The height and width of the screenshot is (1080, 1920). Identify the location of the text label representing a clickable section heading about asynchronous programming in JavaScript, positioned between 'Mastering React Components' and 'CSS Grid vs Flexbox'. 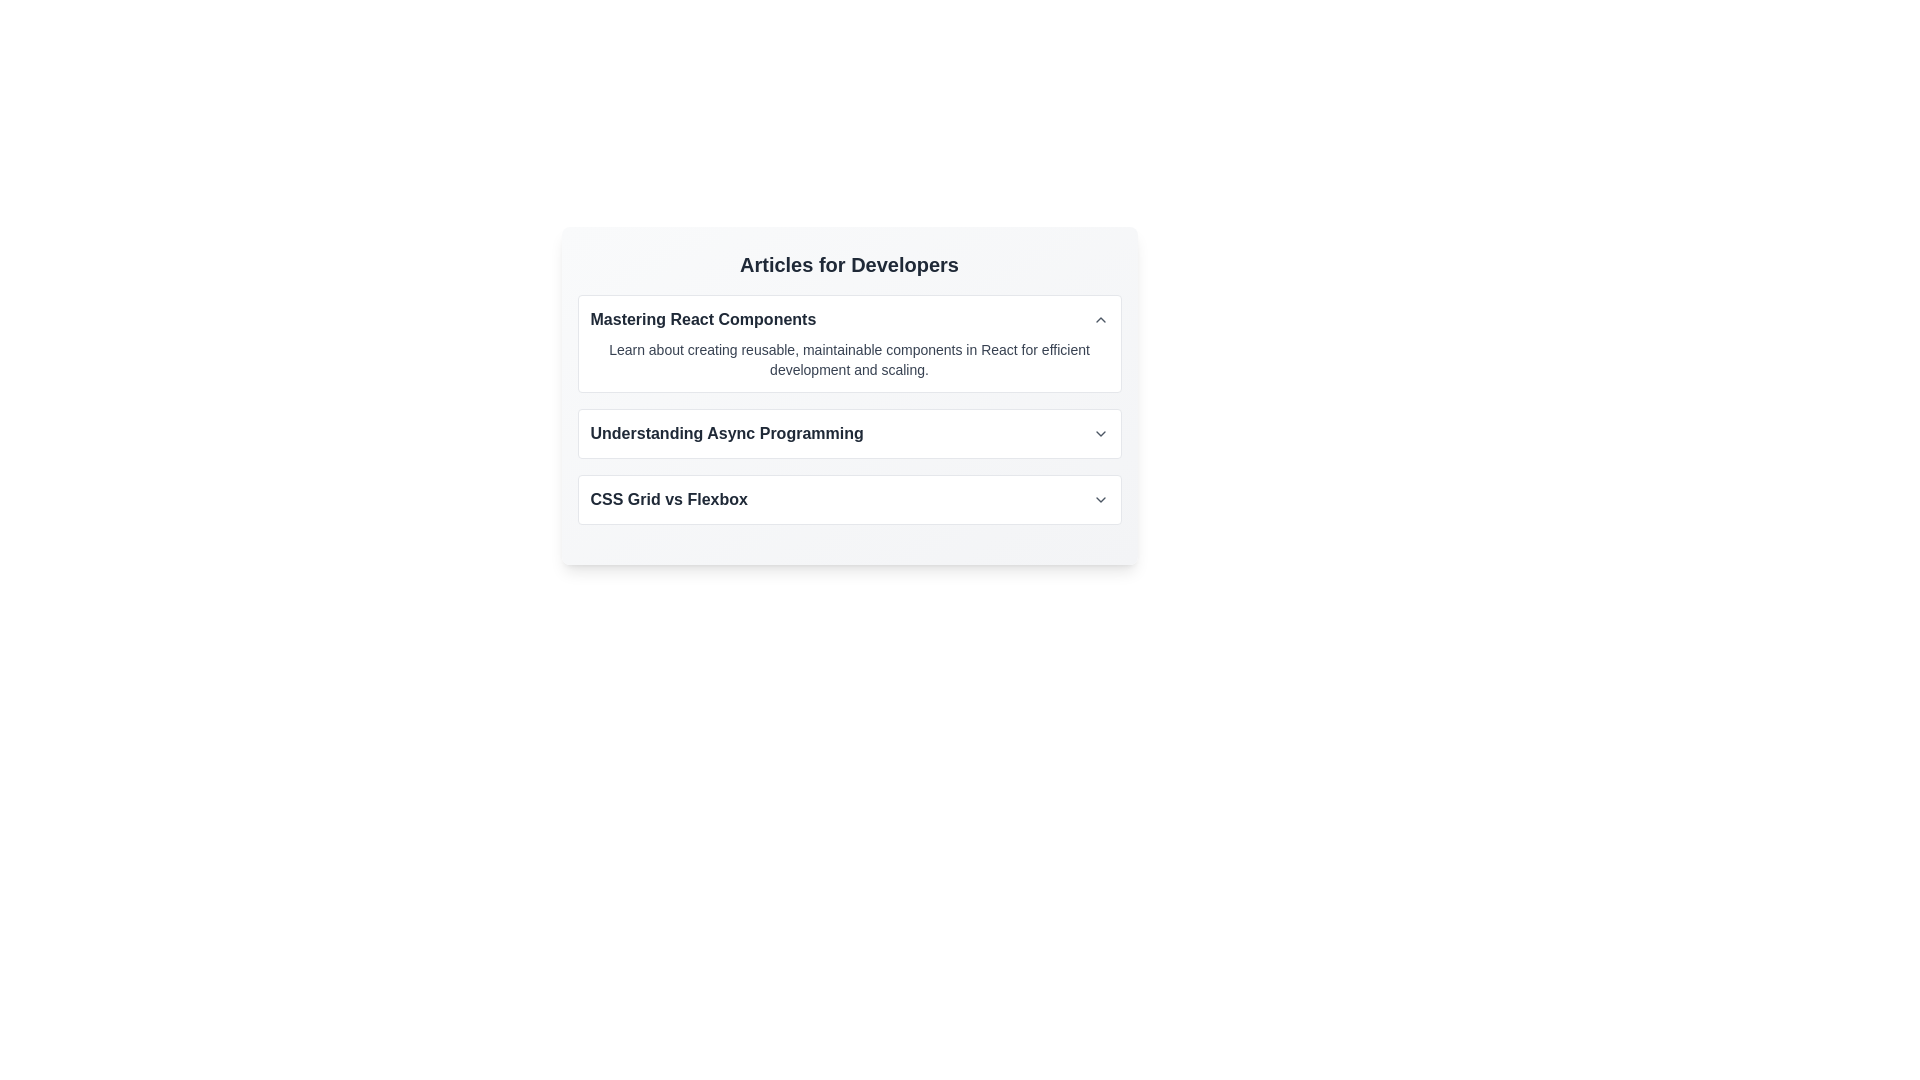
(726, 433).